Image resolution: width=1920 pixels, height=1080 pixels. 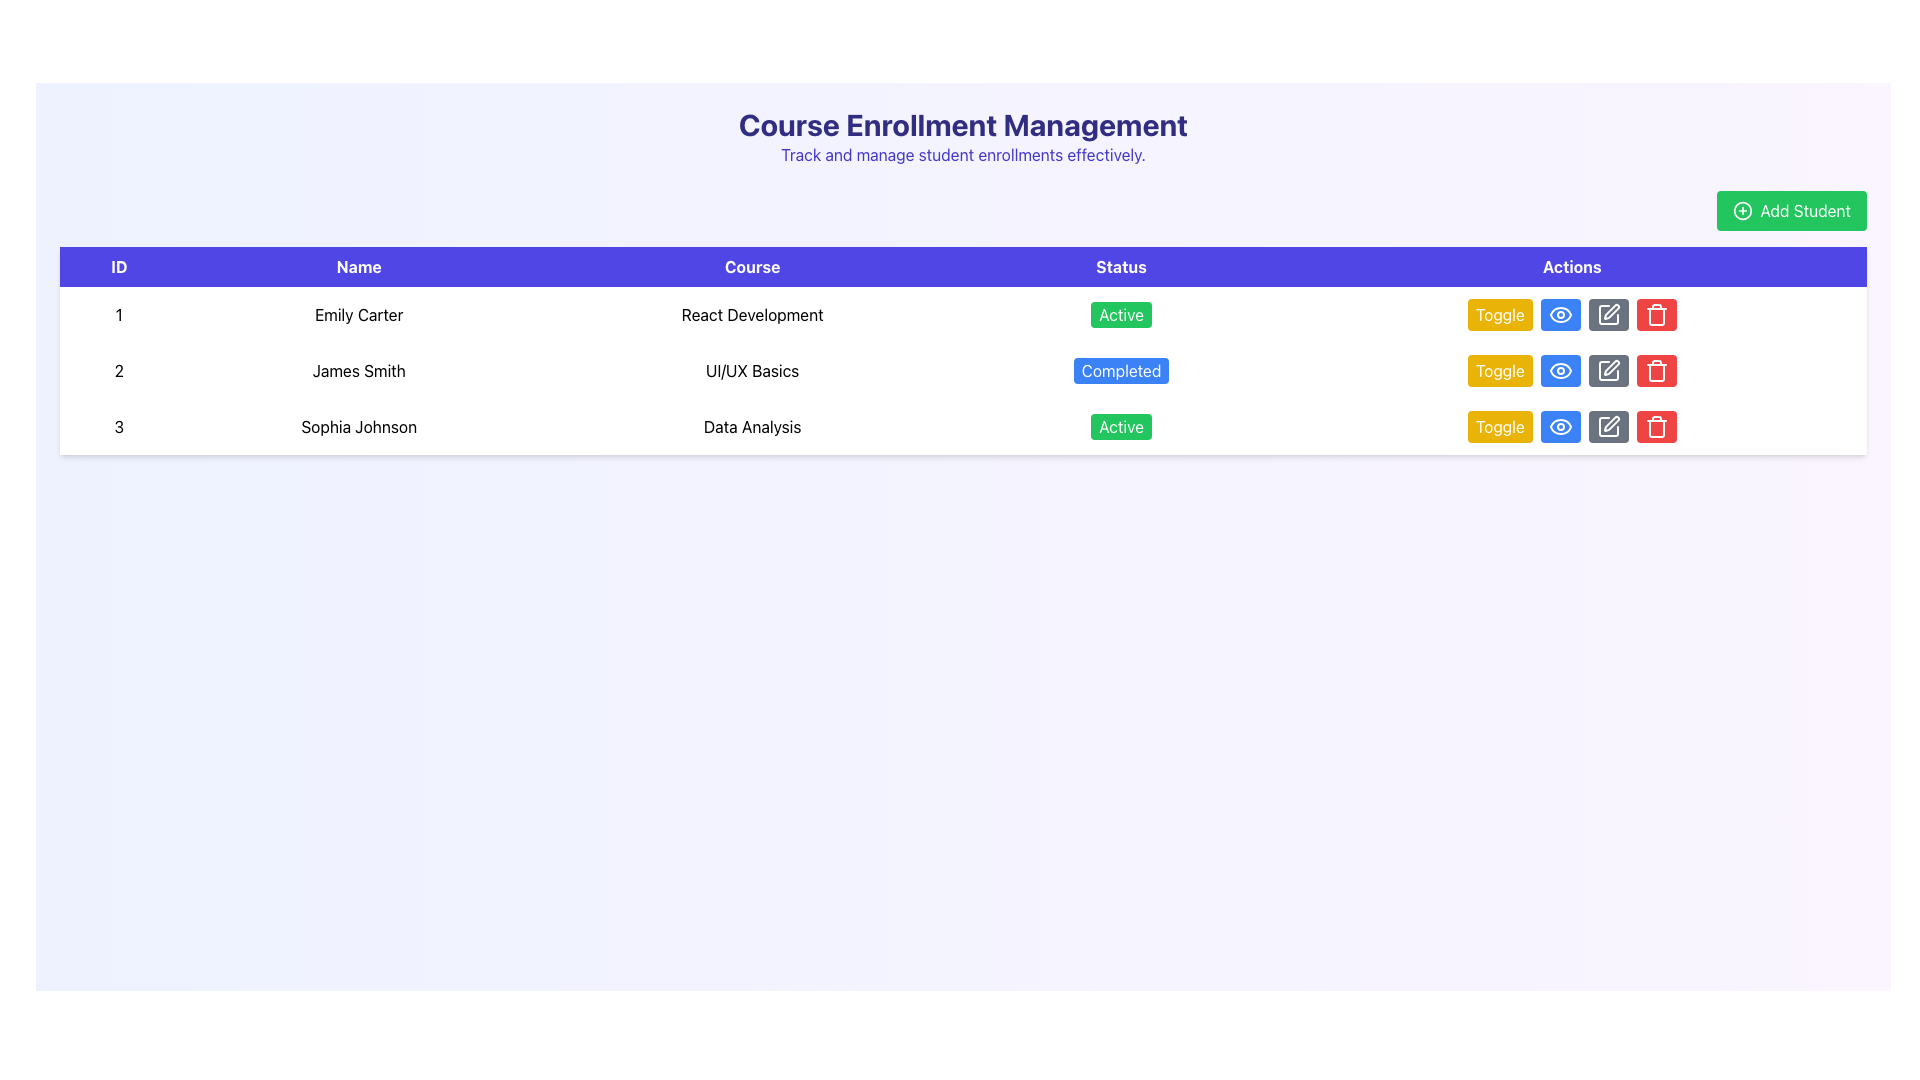 What do you see at coordinates (1608, 426) in the screenshot?
I see `the edit button in the 'Actions' column of the table corresponding to 'Sophia Johnson'` at bounding box center [1608, 426].